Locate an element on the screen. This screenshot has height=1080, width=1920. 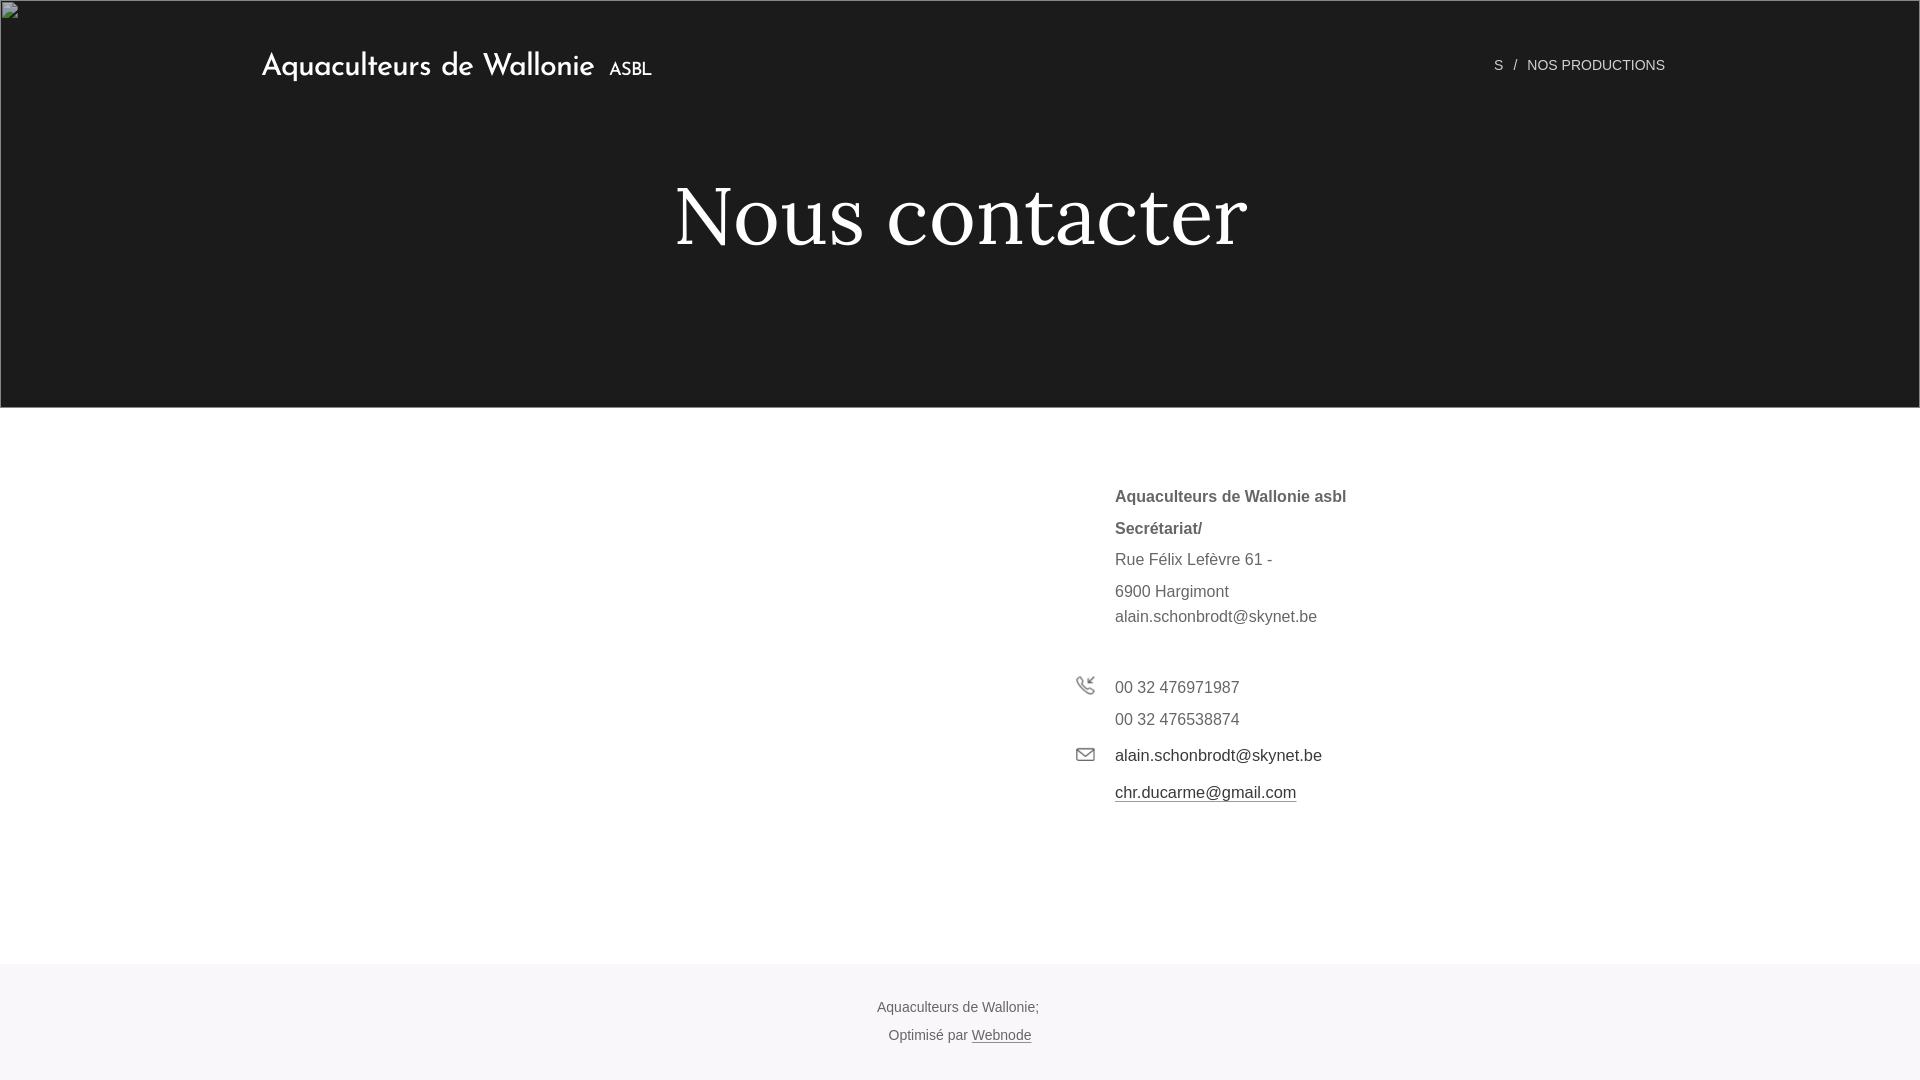
' Aquaculteurs de Wallonie   ASBL' is located at coordinates (448, 64).